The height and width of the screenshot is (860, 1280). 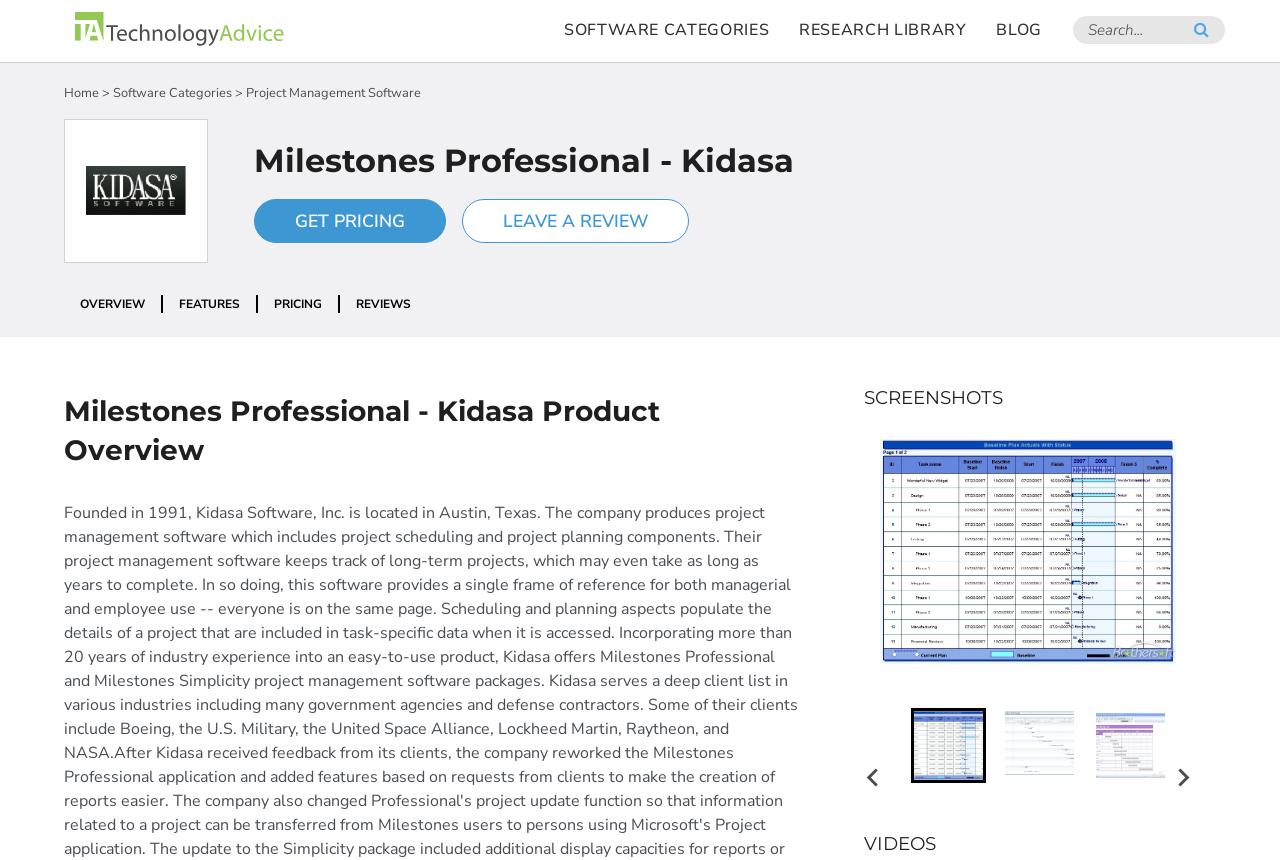 What do you see at coordinates (80, 91) in the screenshot?
I see `'Home'` at bounding box center [80, 91].